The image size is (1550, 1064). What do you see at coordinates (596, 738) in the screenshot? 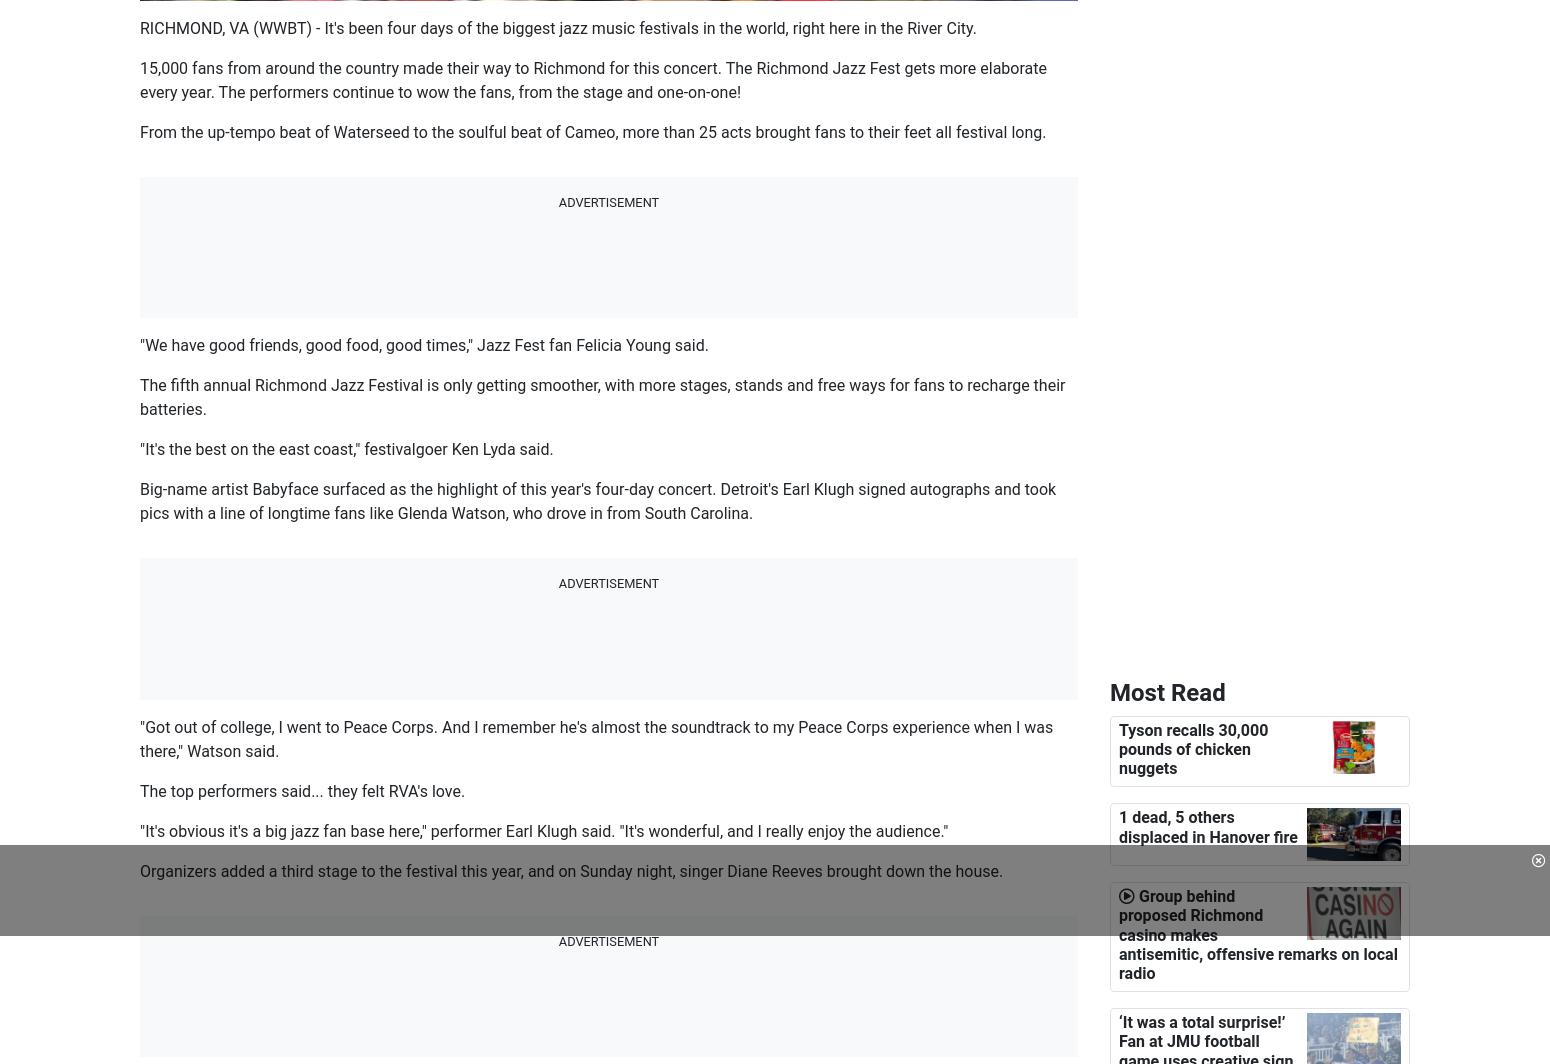
I see `'"Got out of college, I went to Peace Corps. And I remember he's almost the soundtrack to my Peace Corps experience when I was there," Watson said.'` at bounding box center [596, 738].